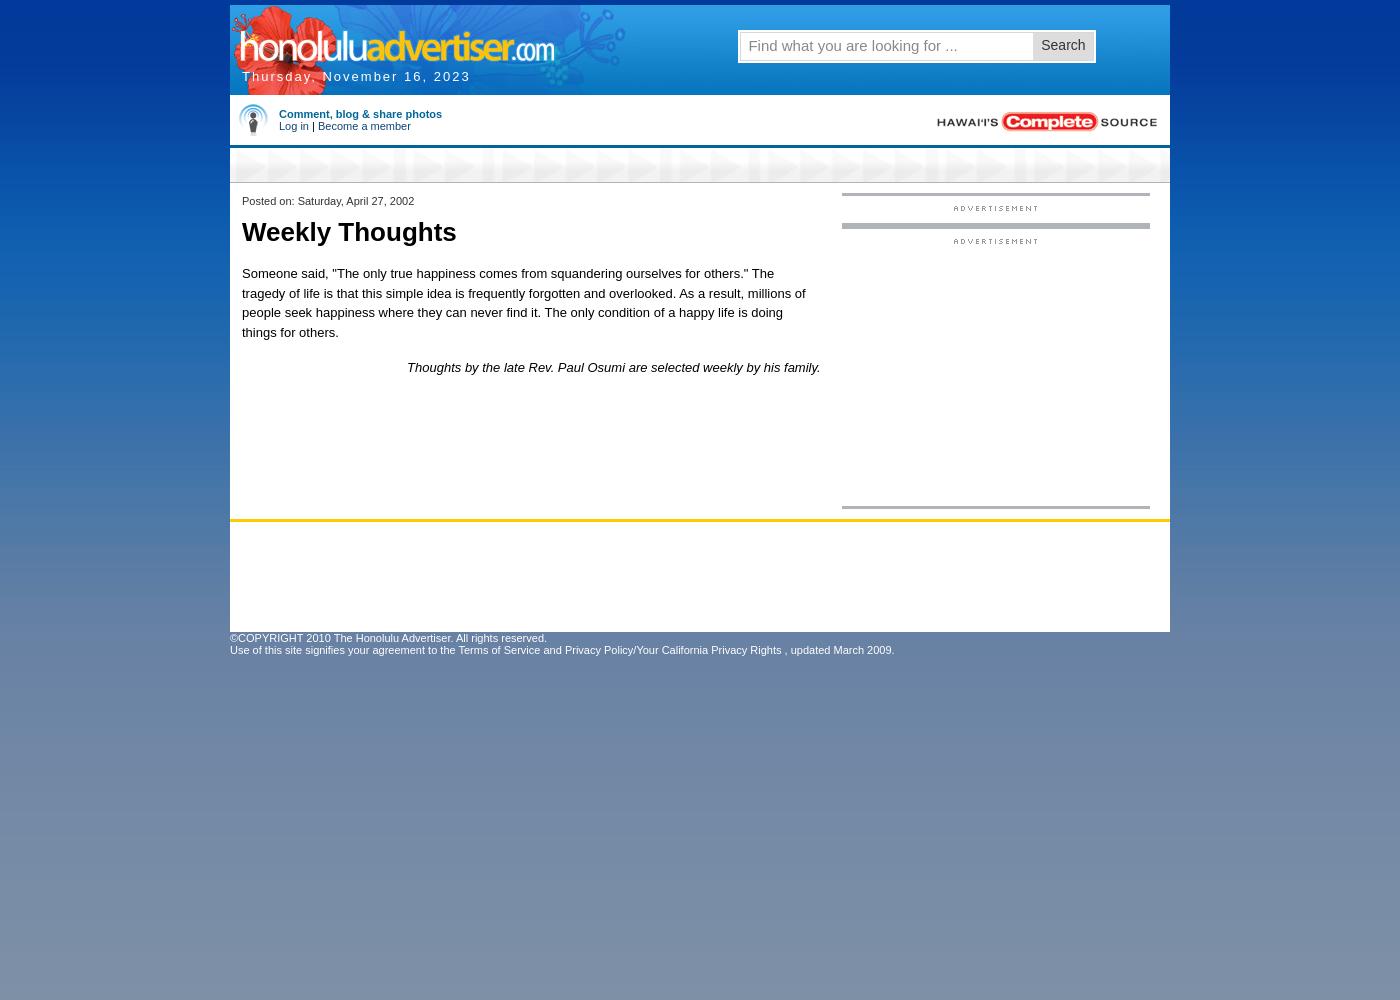  Describe the element at coordinates (343, 650) in the screenshot. I see `'Use of this site signifies your agreement to the'` at that location.